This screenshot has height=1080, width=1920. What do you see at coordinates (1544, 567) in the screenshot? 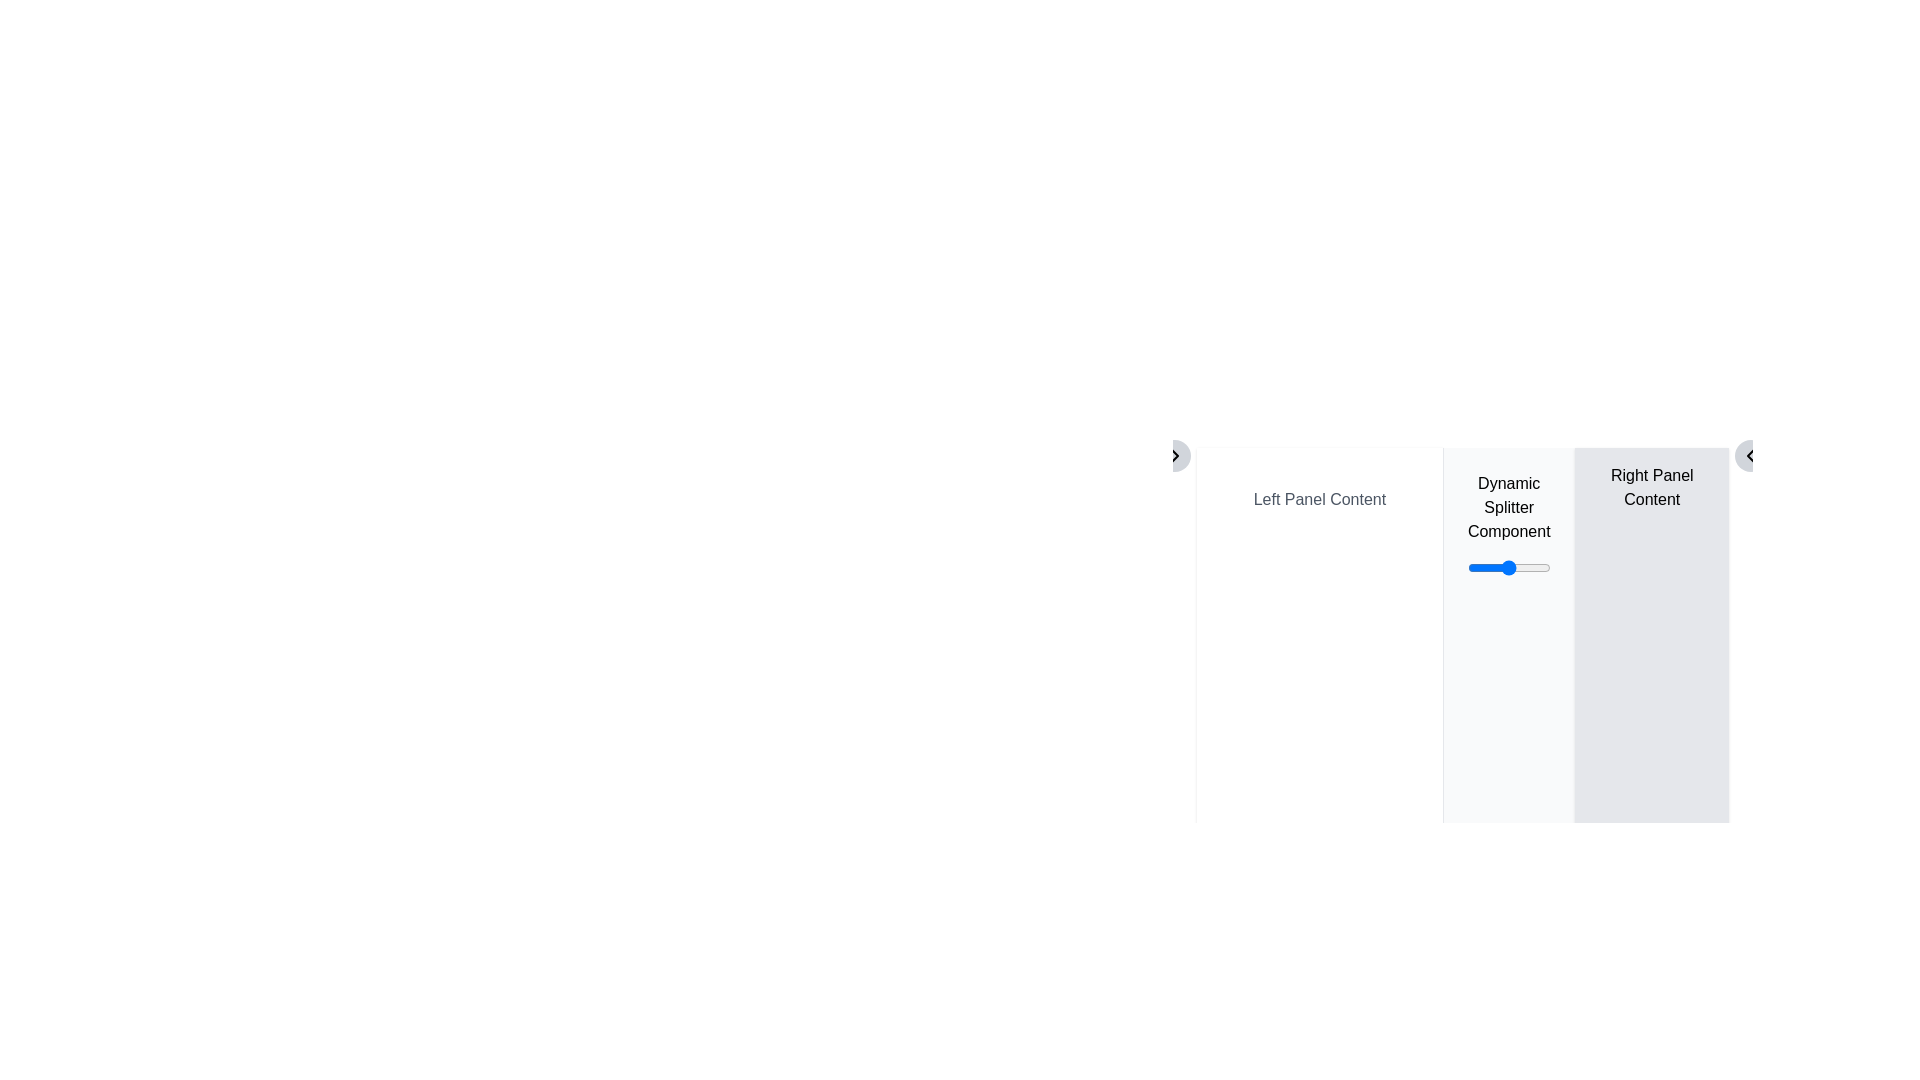
I see `the slider value` at bounding box center [1544, 567].